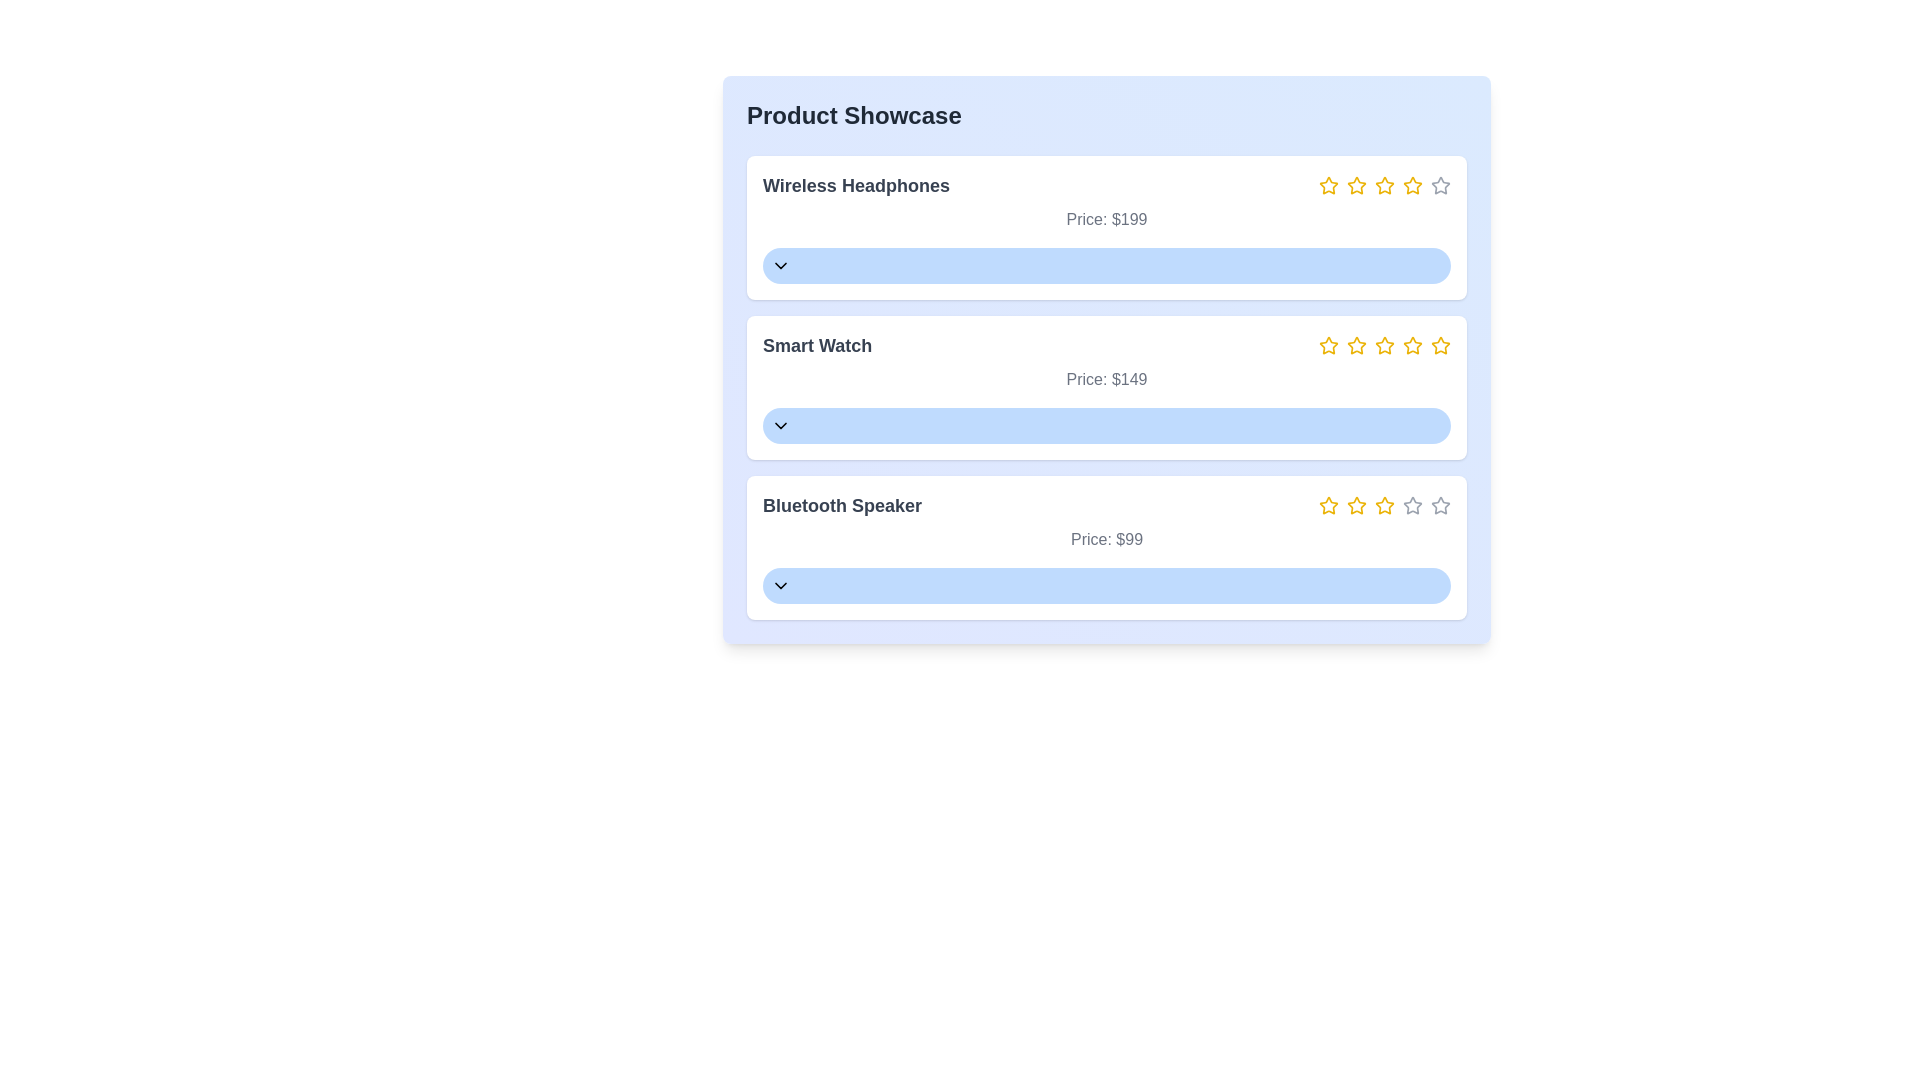  I want to click on the fourth star in the five-star rating system for the 'Smart Watch', so click(1384, 344).